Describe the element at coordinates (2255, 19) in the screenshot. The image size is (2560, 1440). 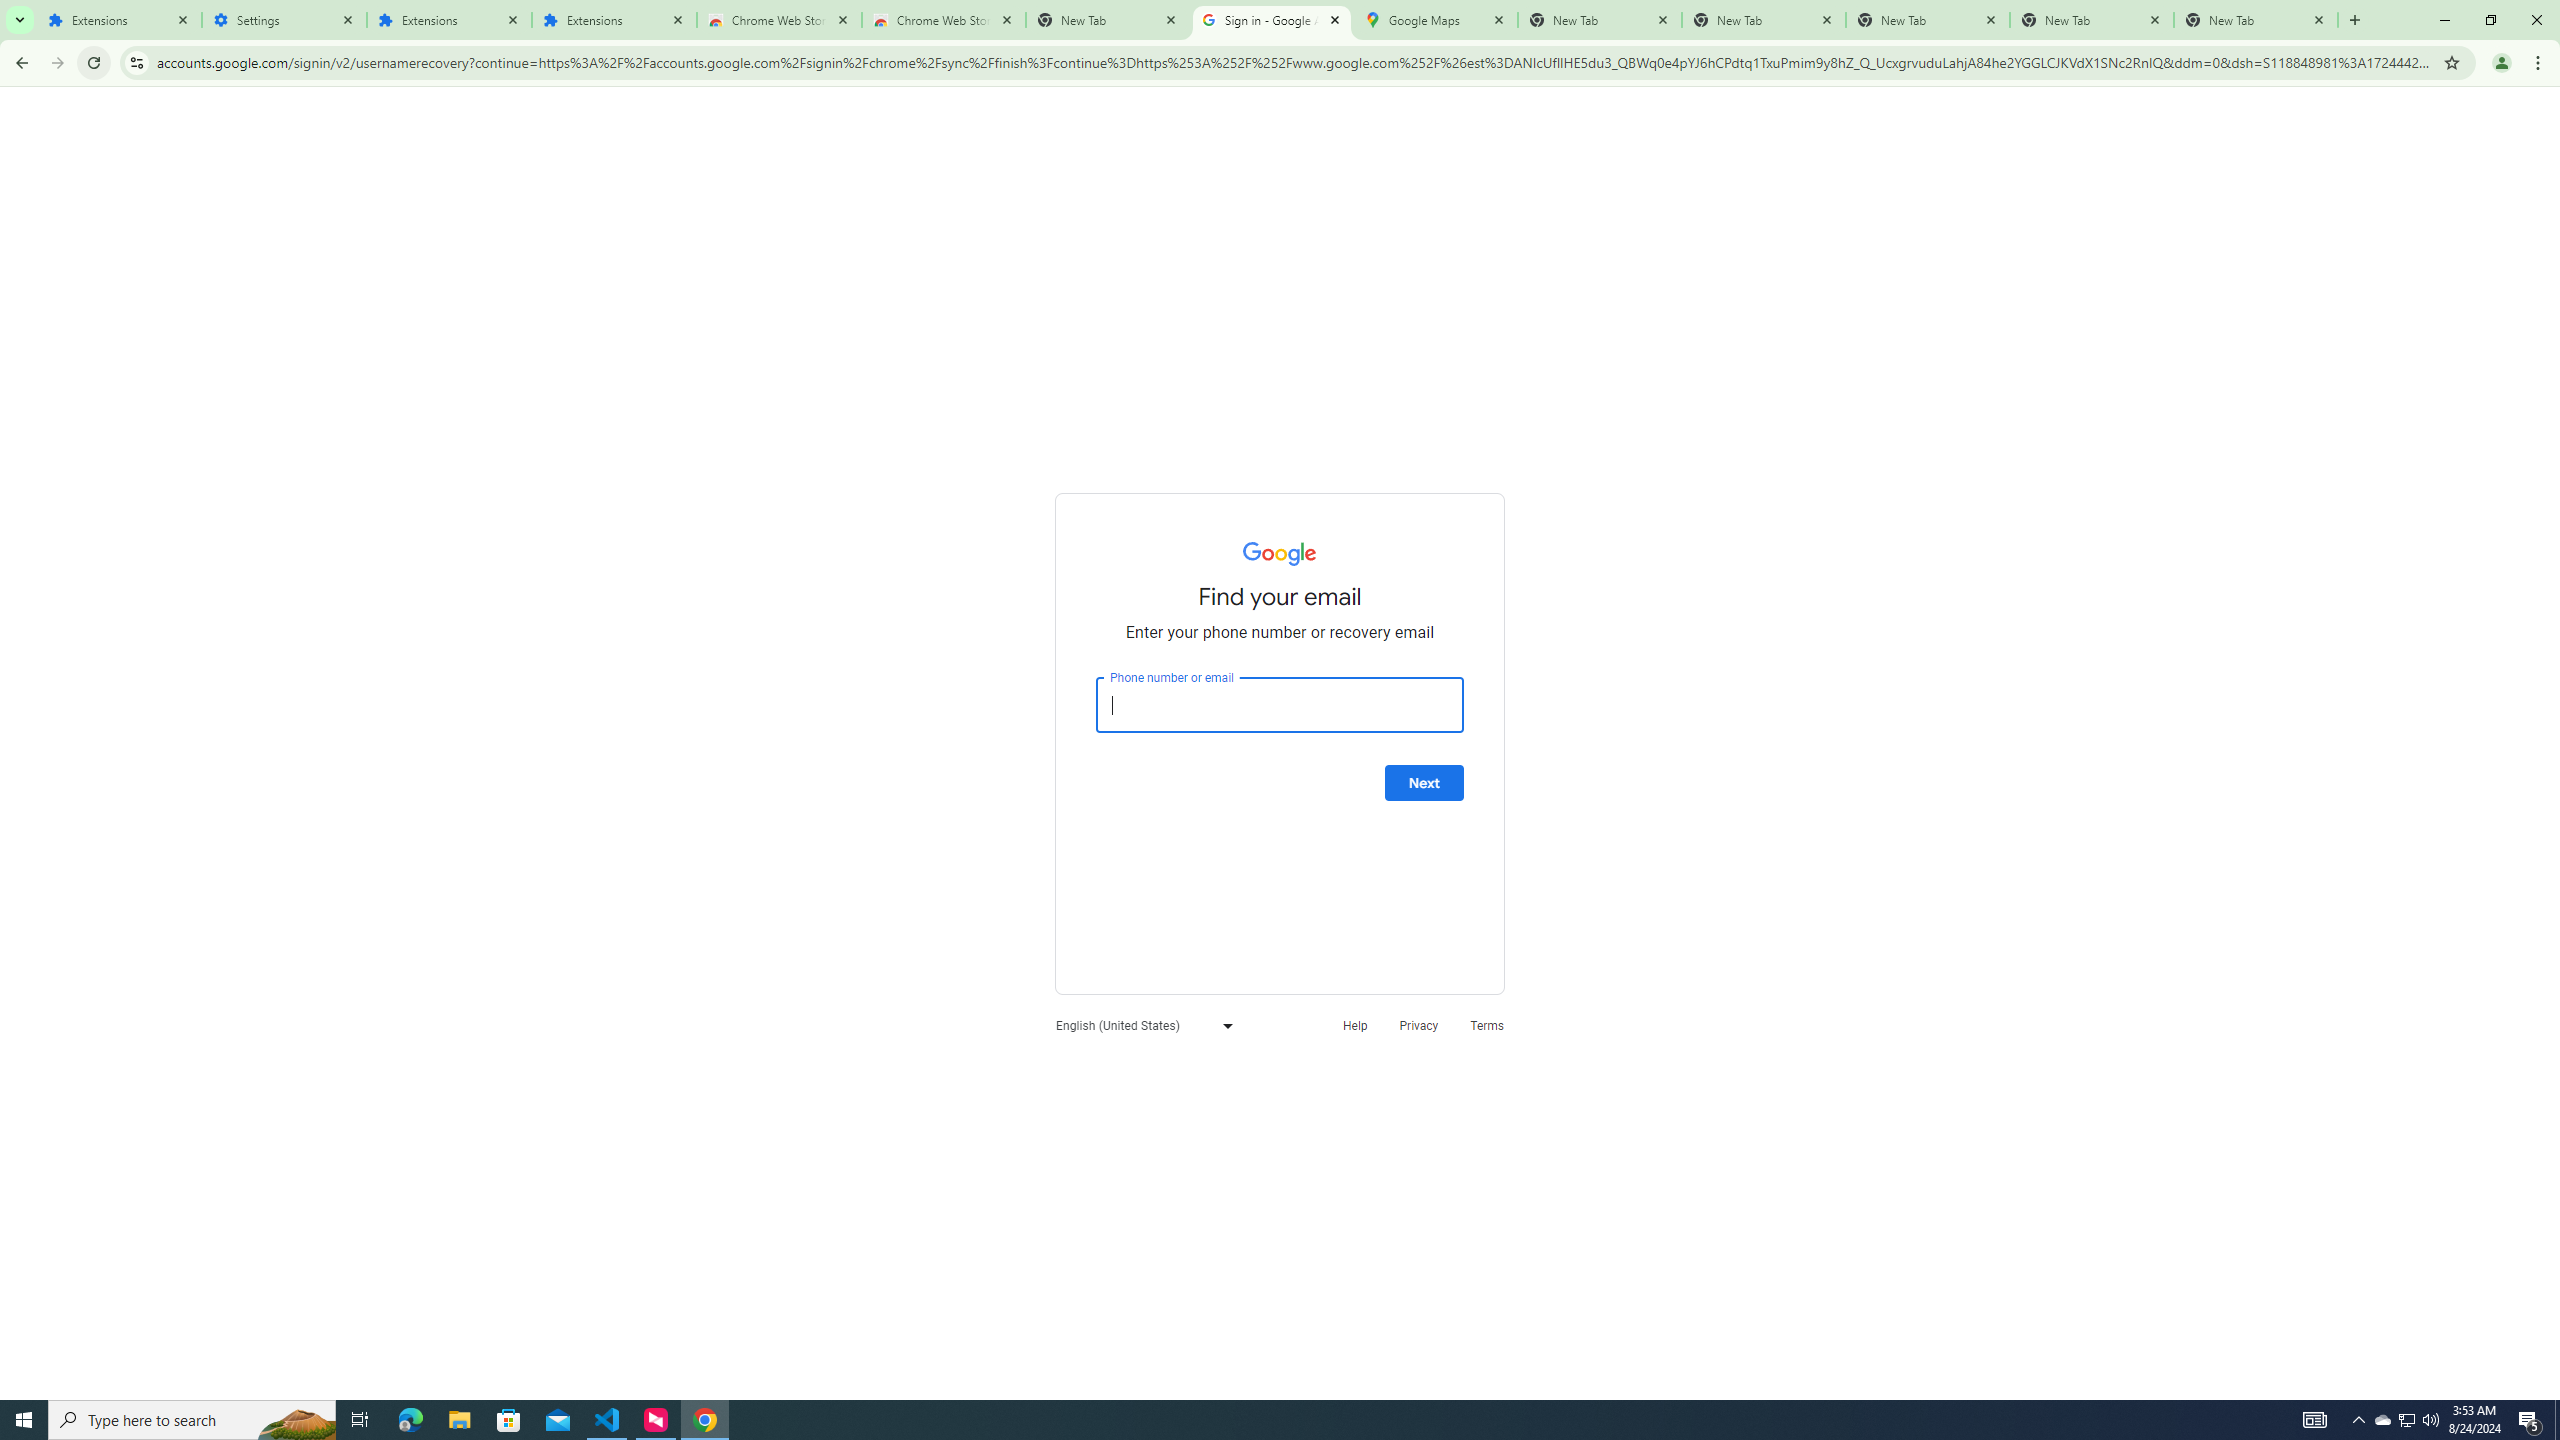
I see `'New Tab'` at that location.